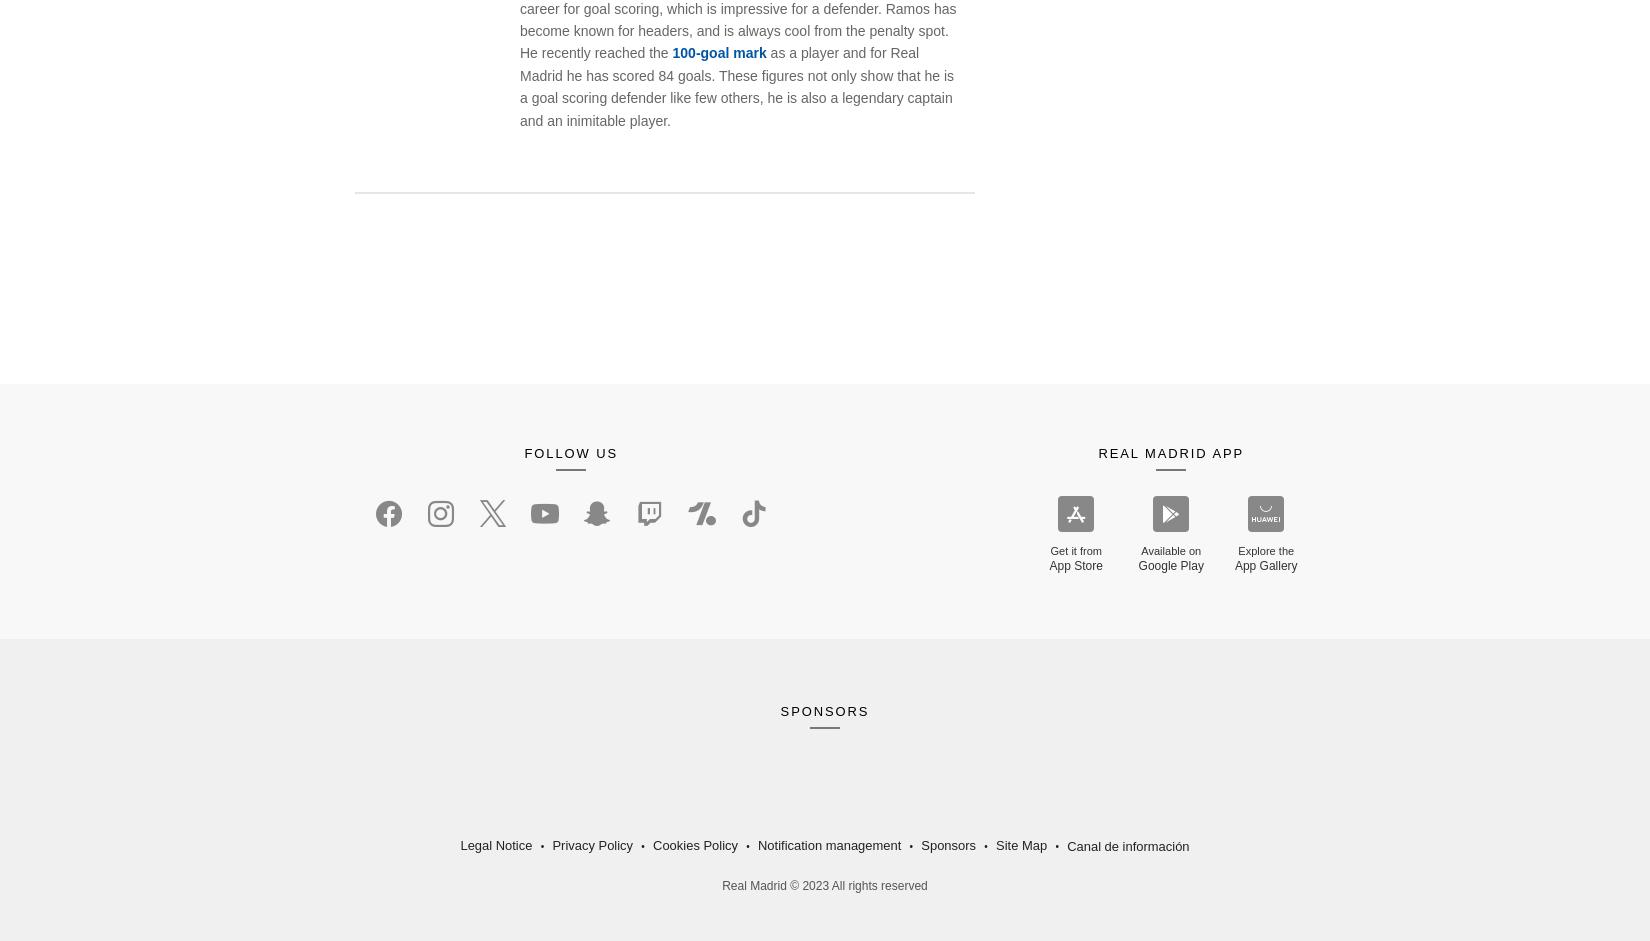 The height and width of the screenshot is (941, 1650). Describe the element at coordinates (494, 844) in the screenshot. I see `'Legal Notice'` at that location.